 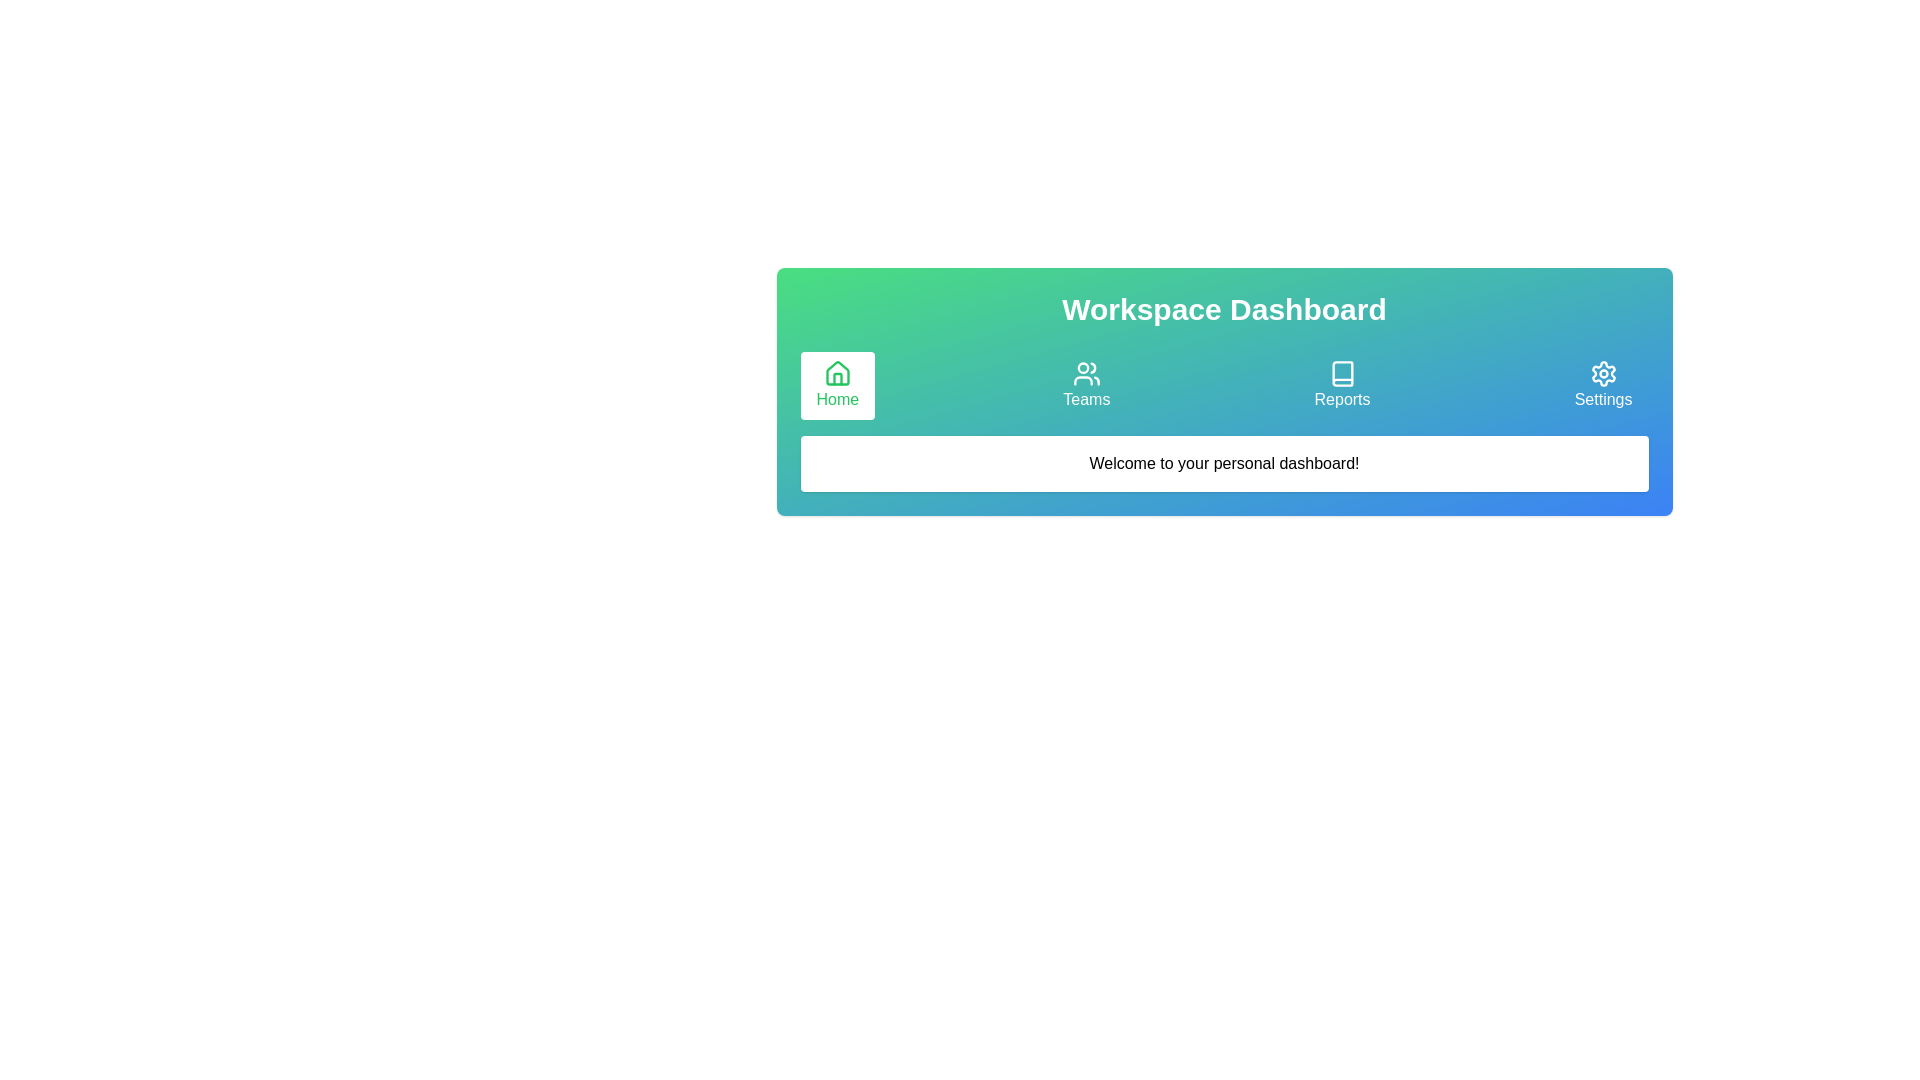 What do you see at coordinates (1603, 374) in the screenshot?
I see `the settings icon located in the top-right corner of the green-to-blue gradient navigation bar, beneath the 'Settings' label` at bounding box center [1603, 374].